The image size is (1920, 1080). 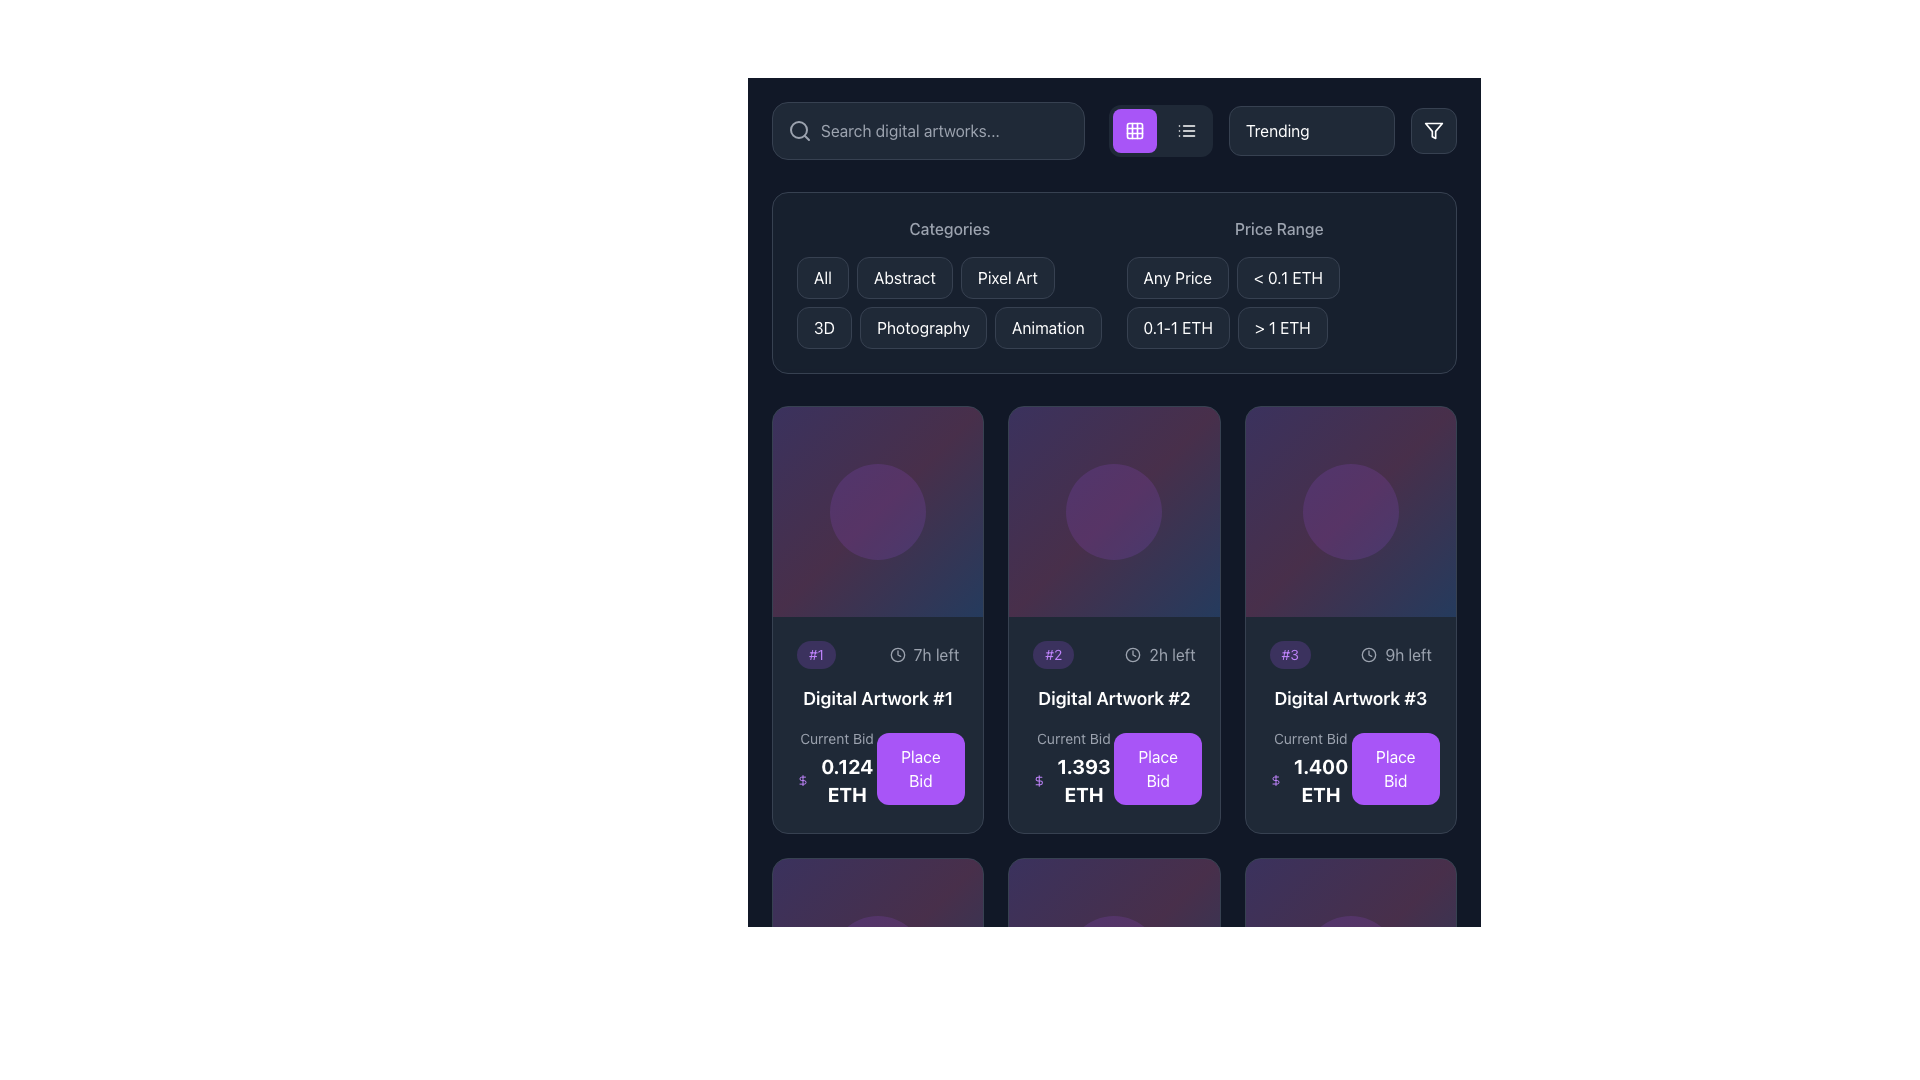 What do you see at coordinates (803, 780) in the screenshot?
I see `the currency icon located to the left of the text '0.124 ETH' in the bottom-right corner of the card labeled 'Digital Artwork #1'` at bounding box center [803, 780].